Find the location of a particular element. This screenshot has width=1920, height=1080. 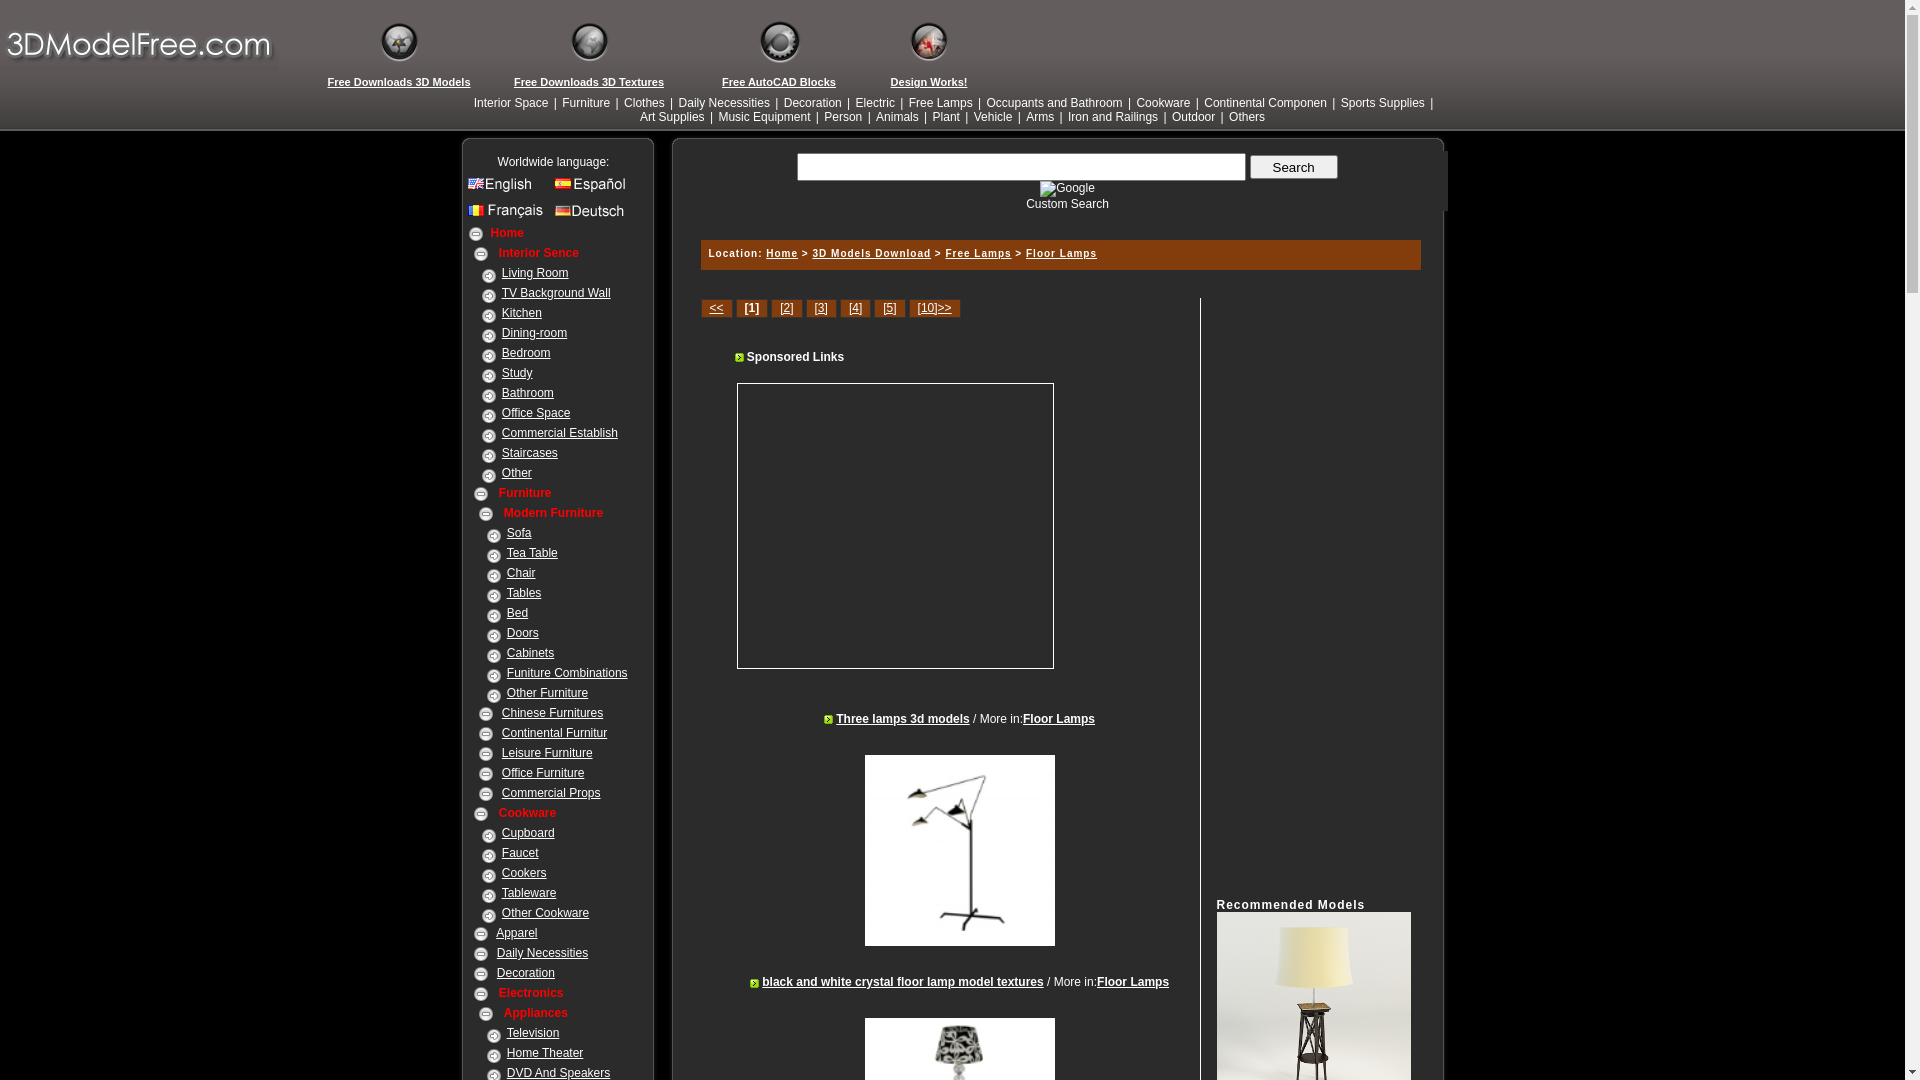

'Decoration' is located at coordinates (812, 103).